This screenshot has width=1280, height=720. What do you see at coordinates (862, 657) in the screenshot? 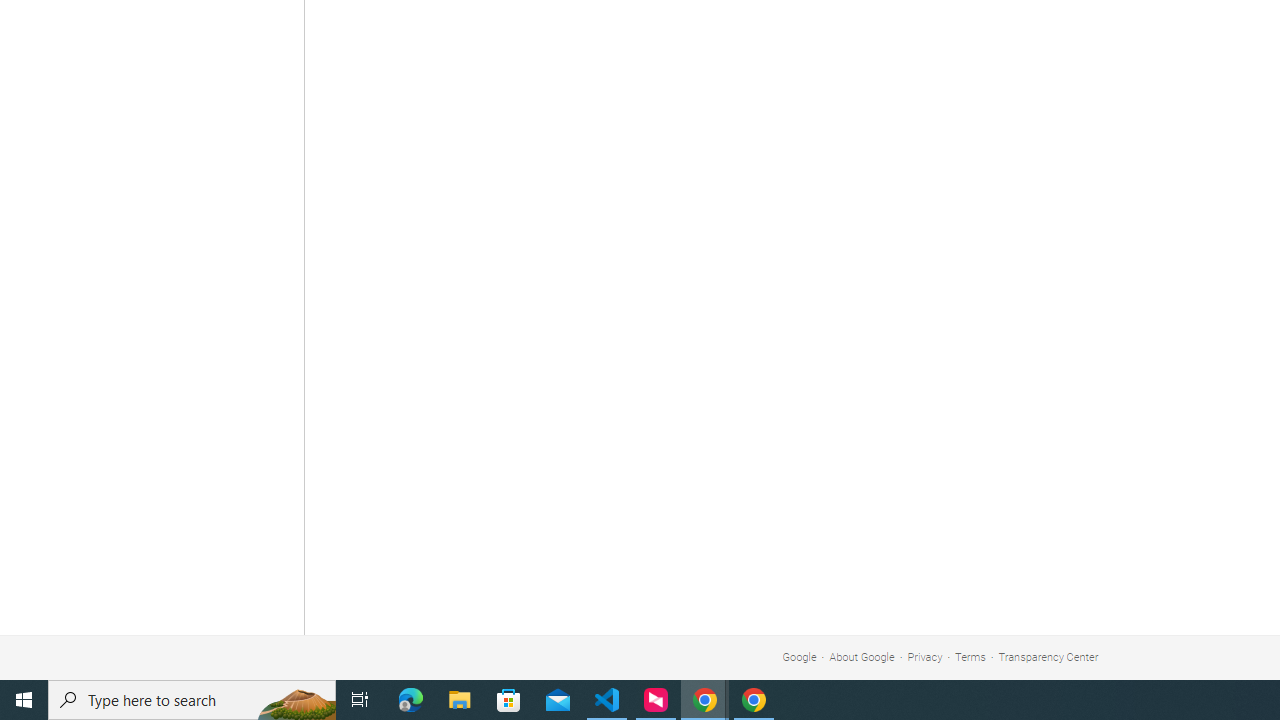
I see `'About Google'` at bounding box center [862, 657].